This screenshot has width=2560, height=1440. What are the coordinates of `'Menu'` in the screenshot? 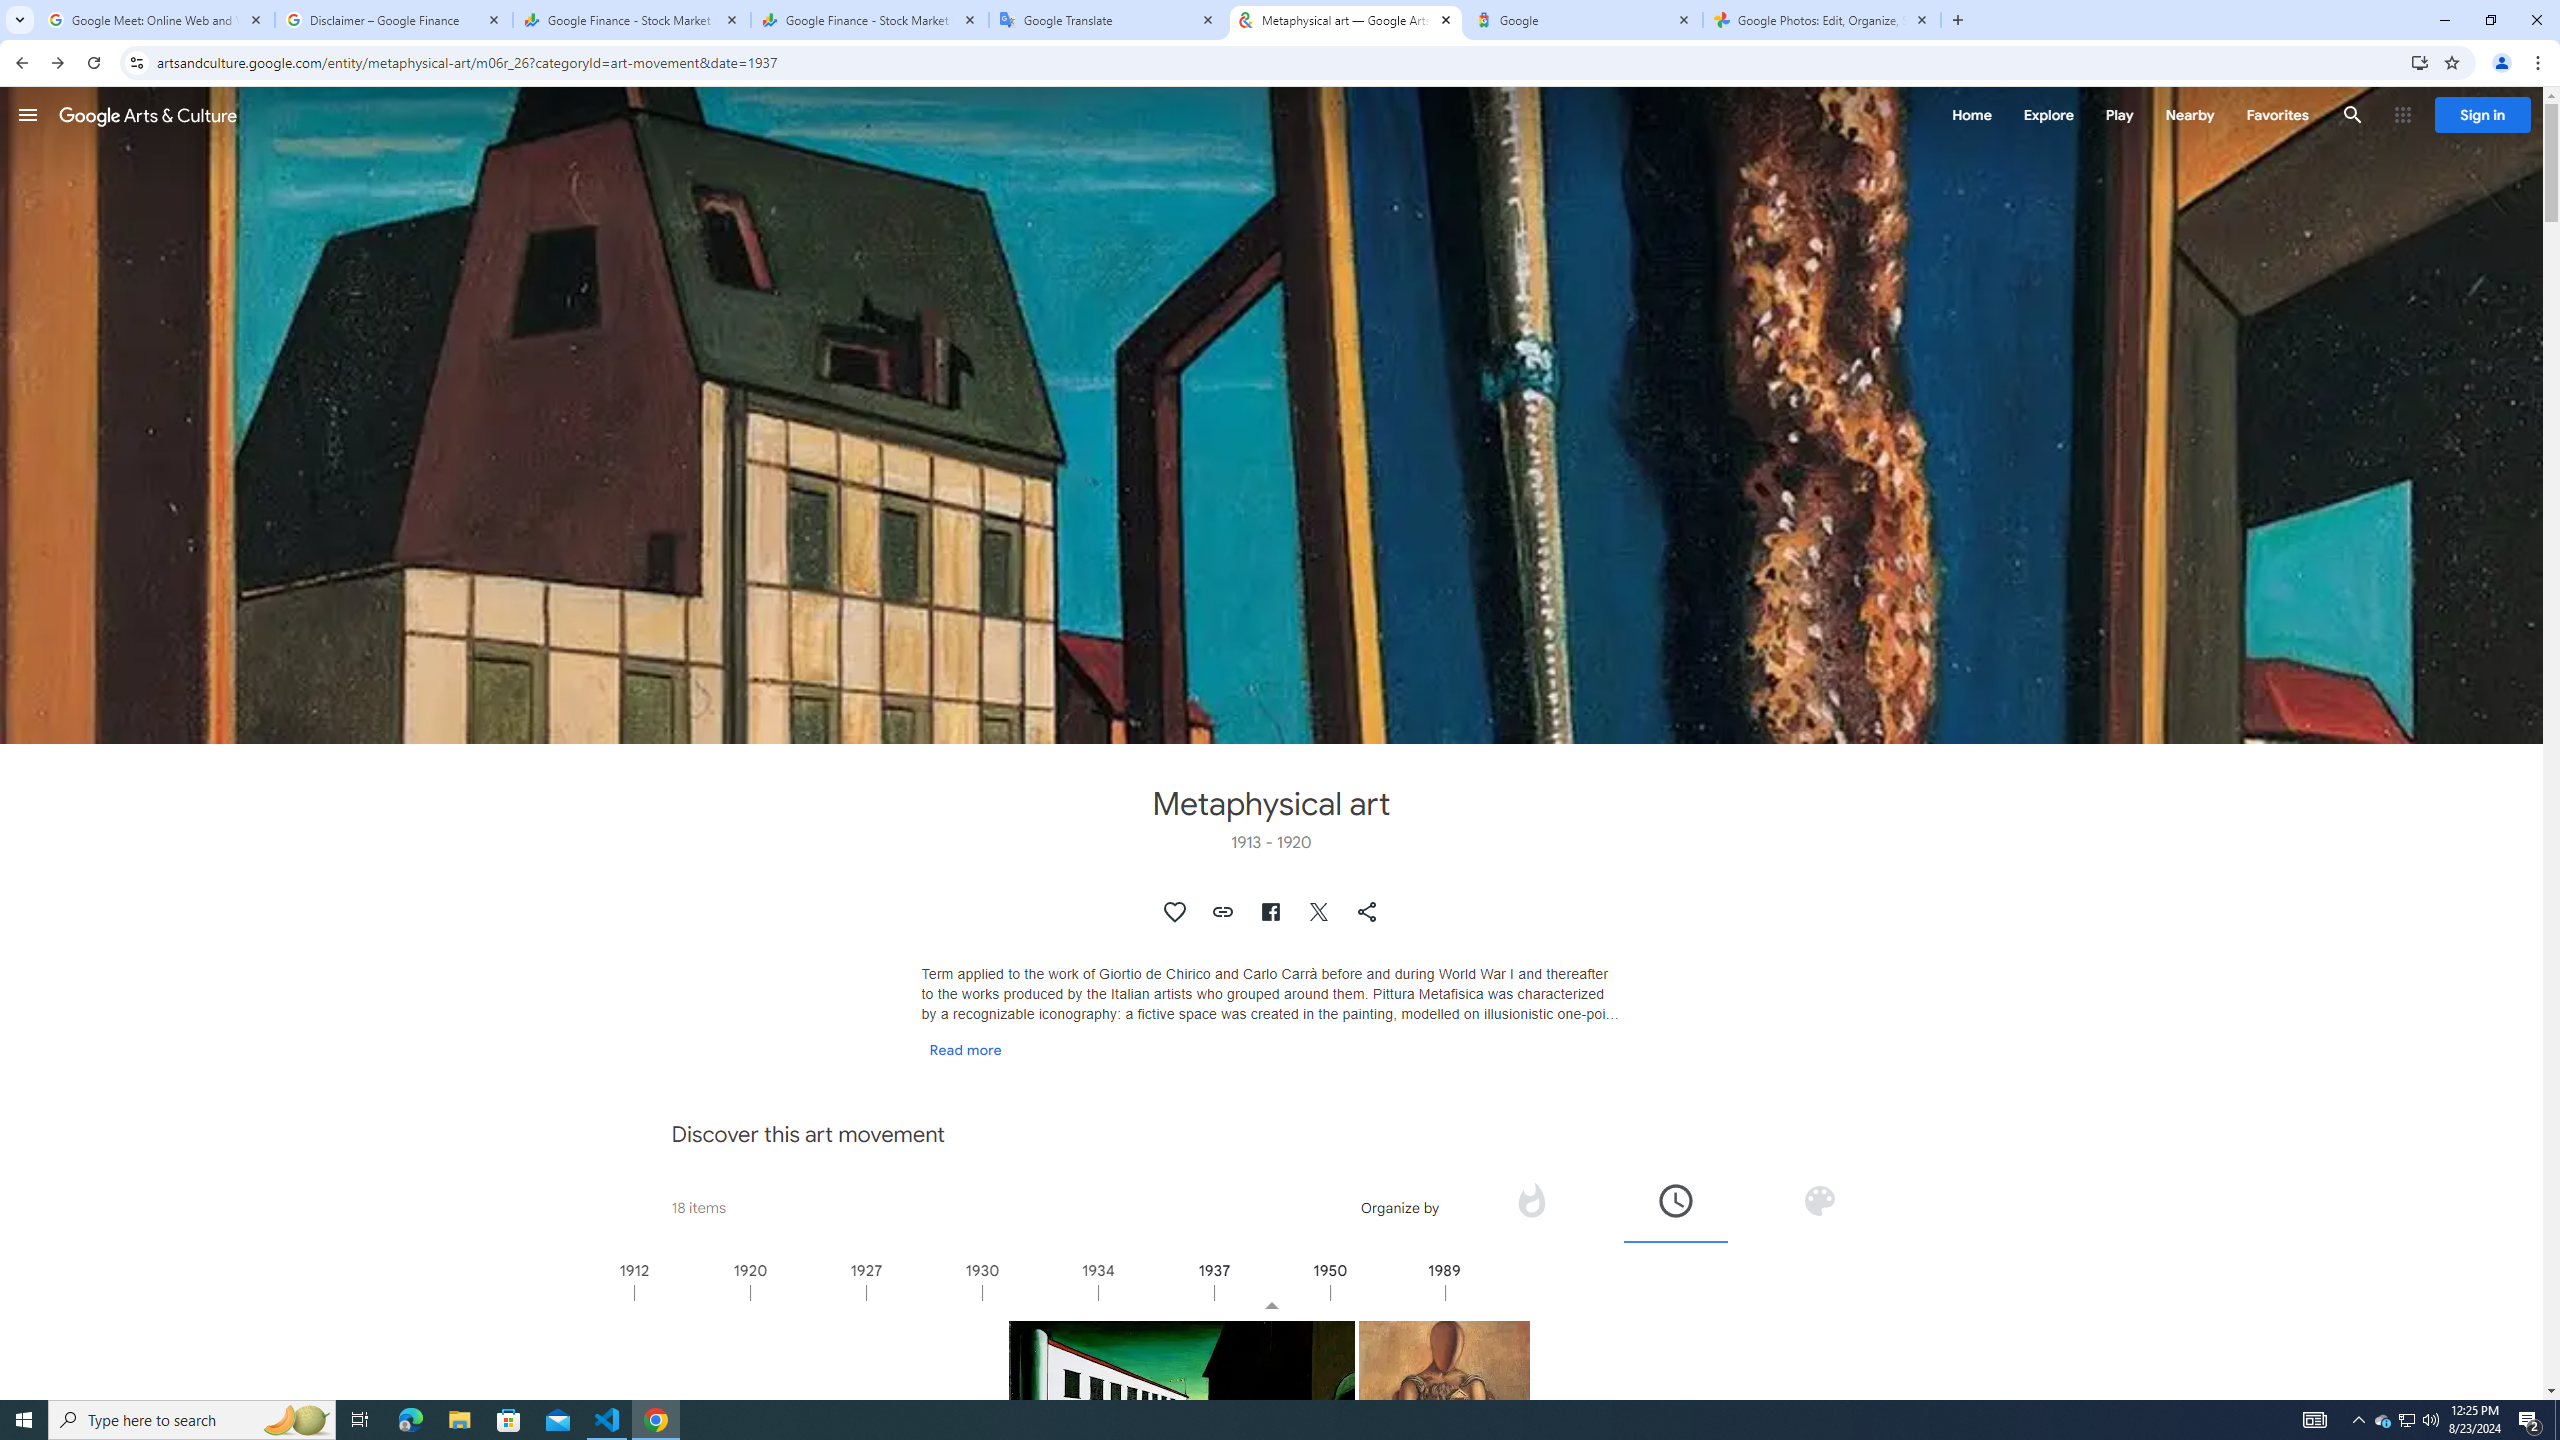 It's located at (28, 114).